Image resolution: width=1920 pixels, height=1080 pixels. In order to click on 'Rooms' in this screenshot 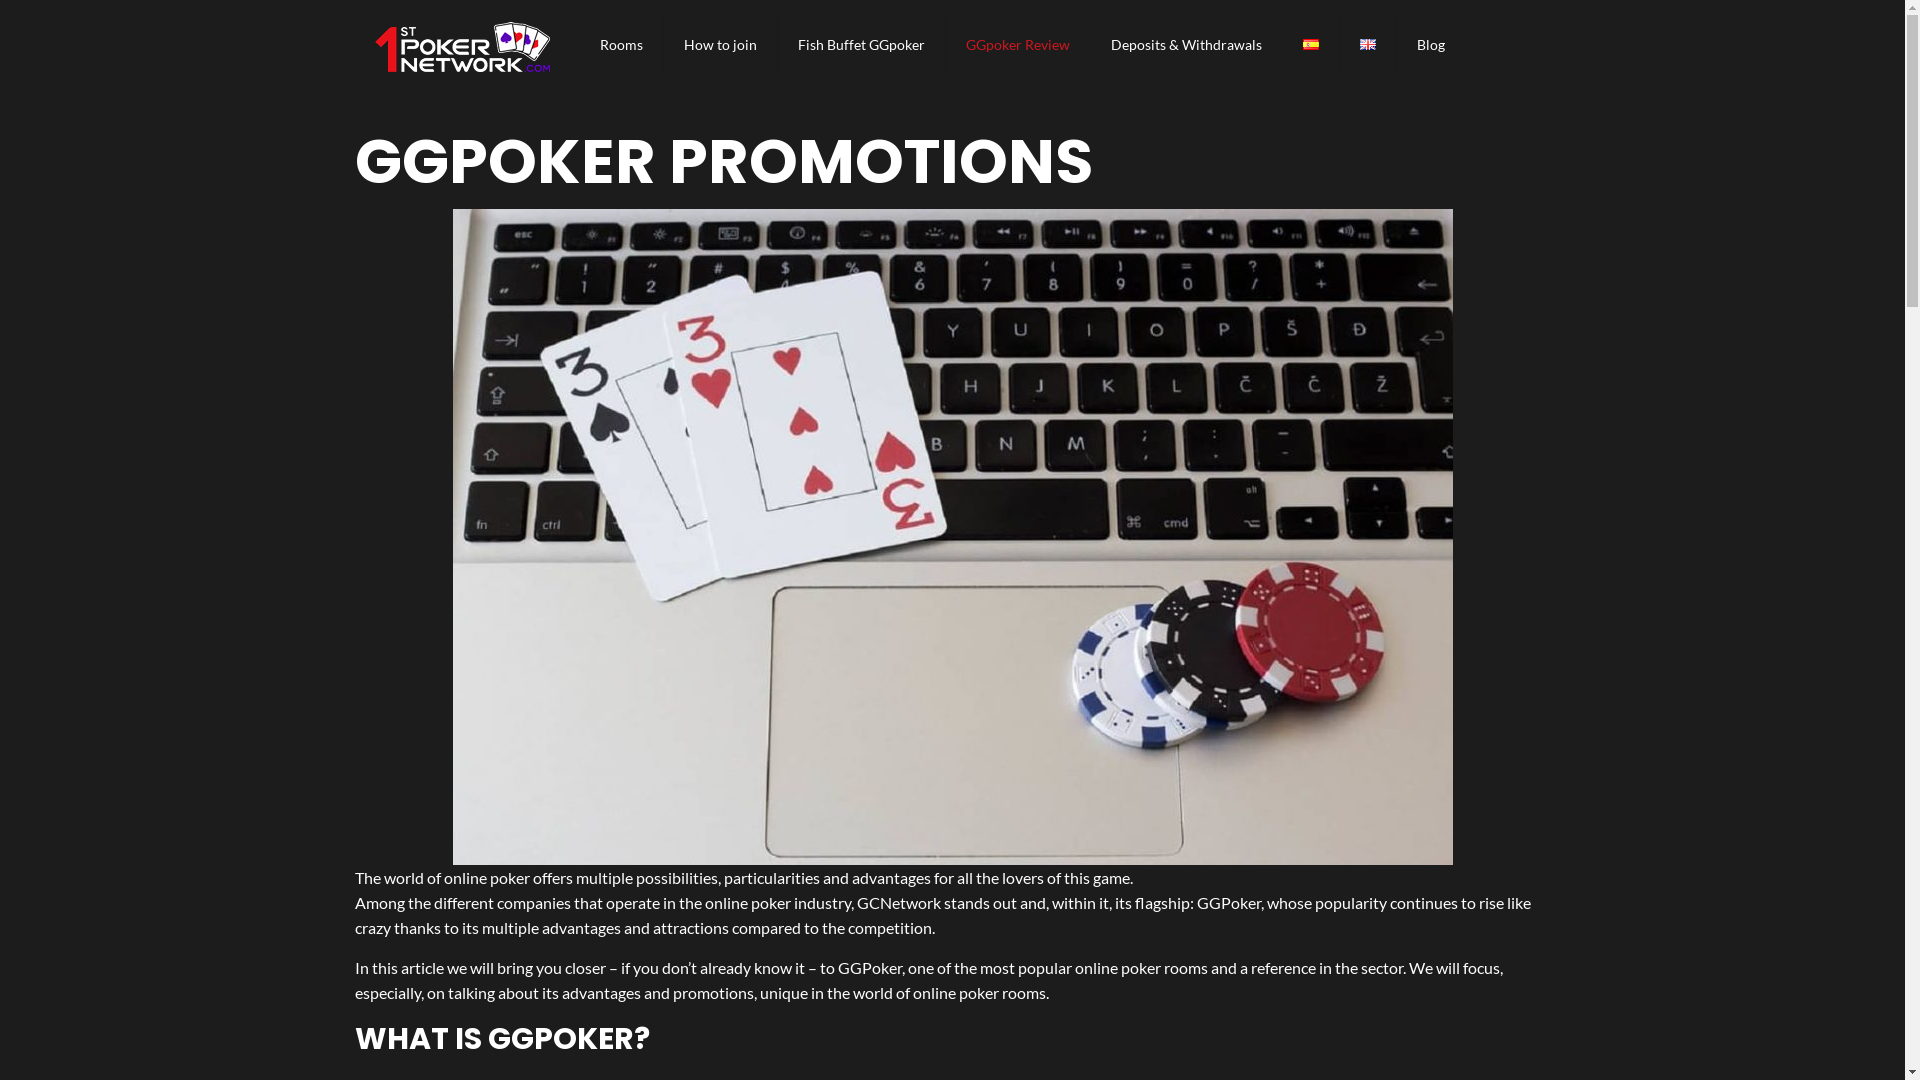, I will do `click(579, 45)`.